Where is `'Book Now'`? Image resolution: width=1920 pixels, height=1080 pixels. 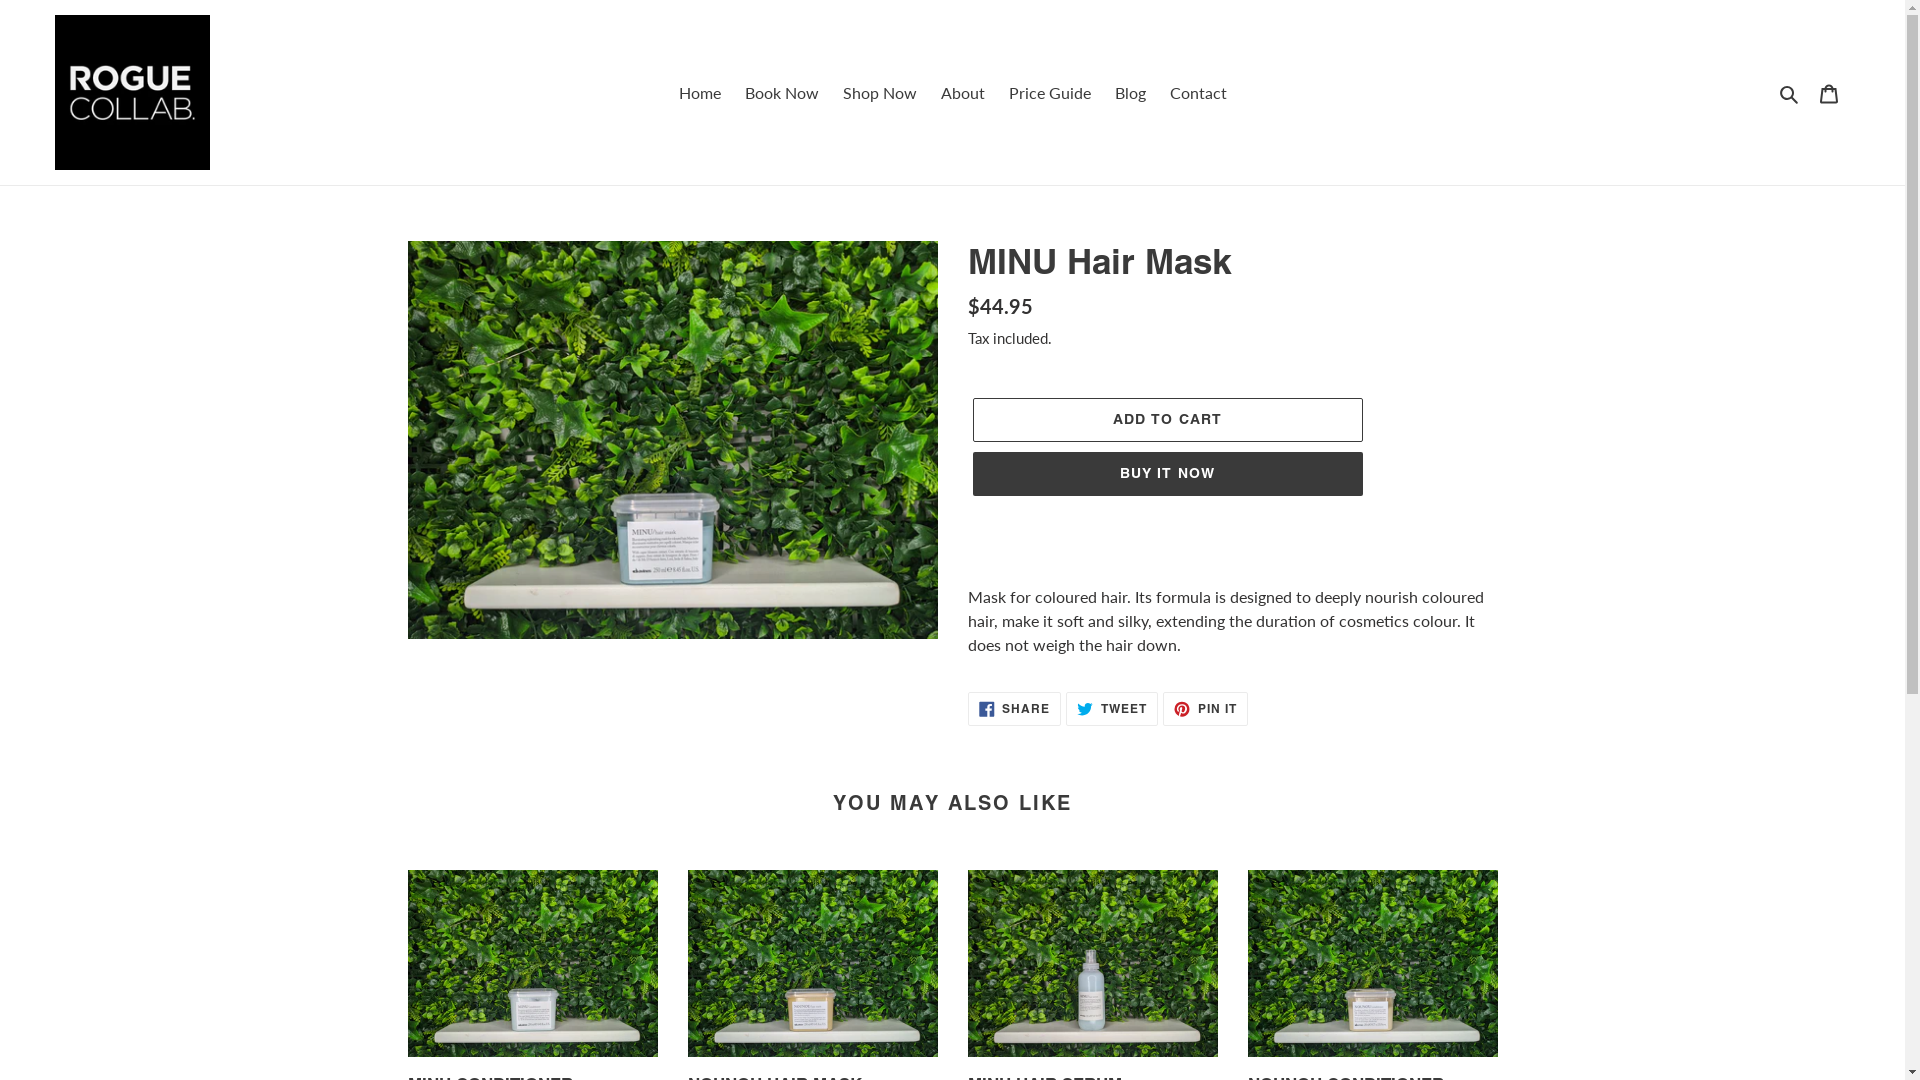 'Book Now' is located at coordinates (780, 92).